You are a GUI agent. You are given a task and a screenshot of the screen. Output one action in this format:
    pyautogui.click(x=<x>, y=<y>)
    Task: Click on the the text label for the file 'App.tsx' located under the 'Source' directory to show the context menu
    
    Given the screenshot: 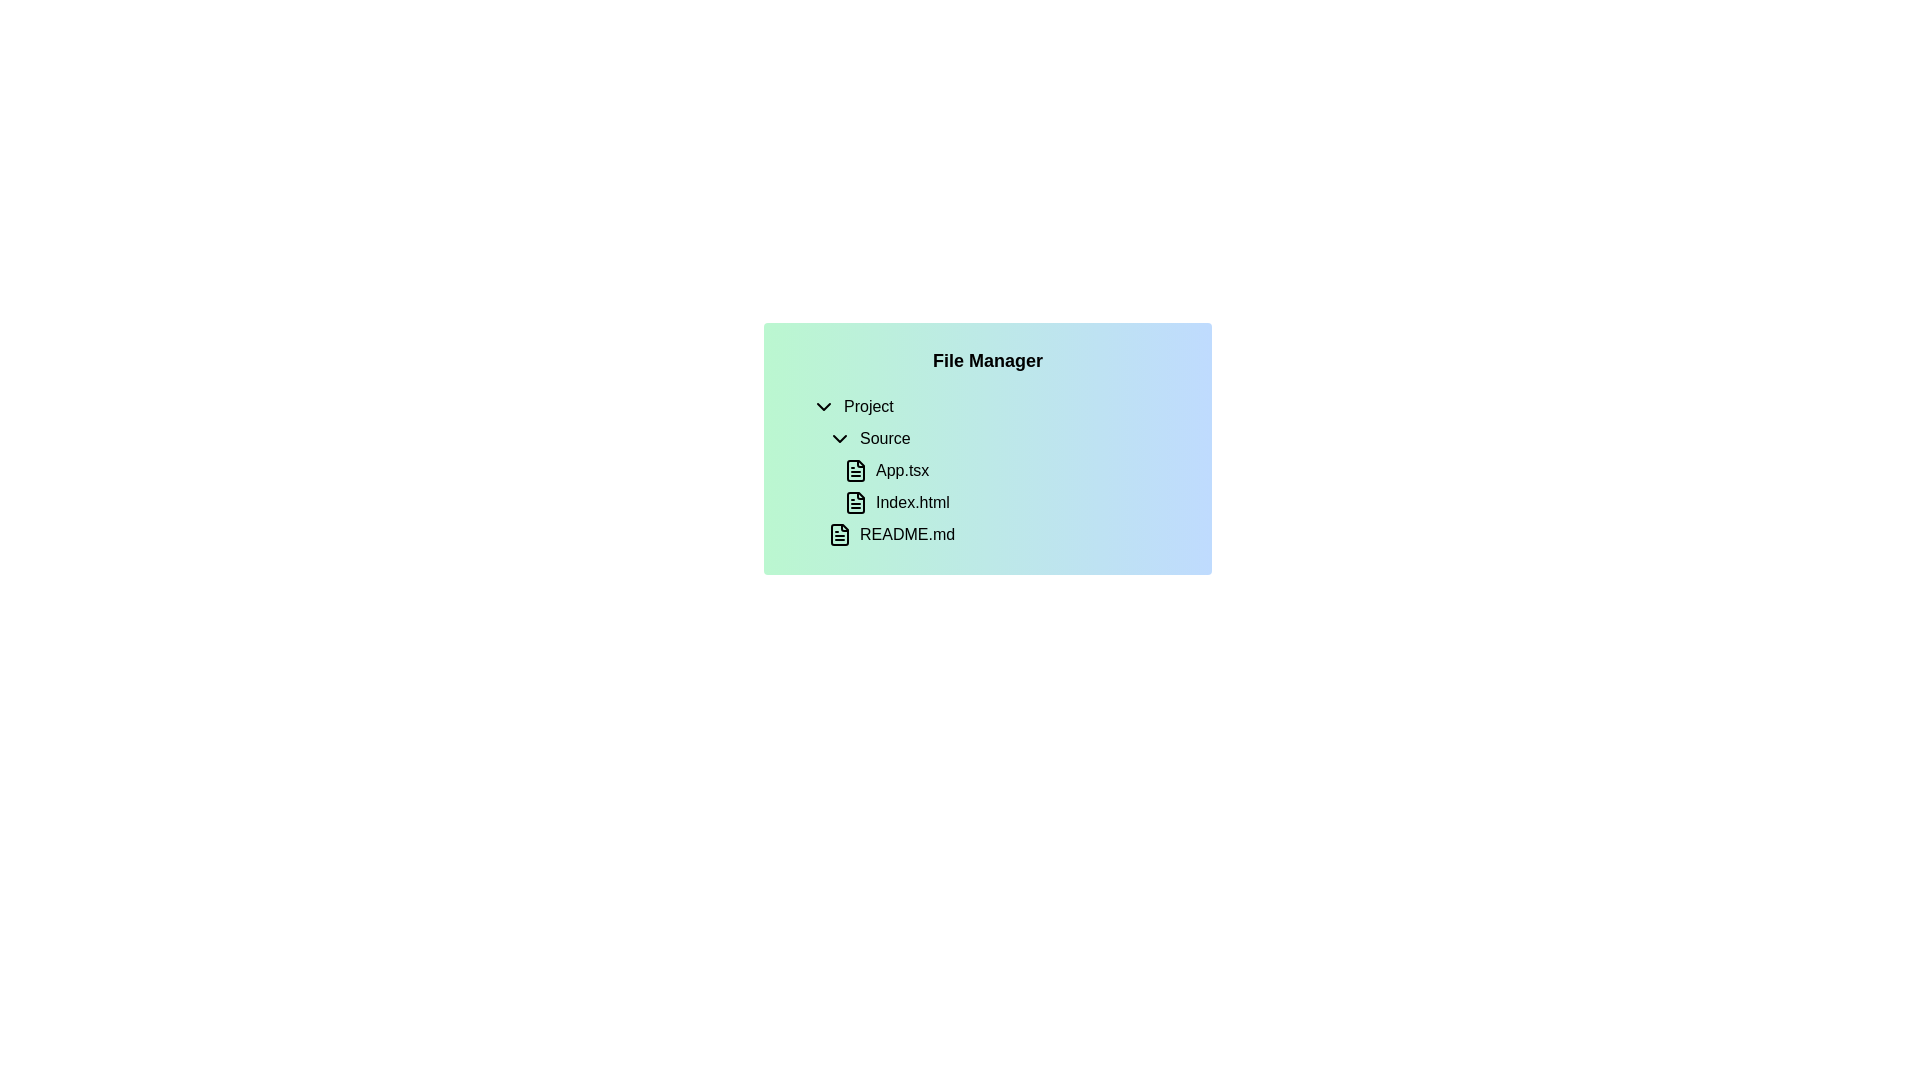 What is the action you would take?
    pyautogui.click(x=901, y=470)
    